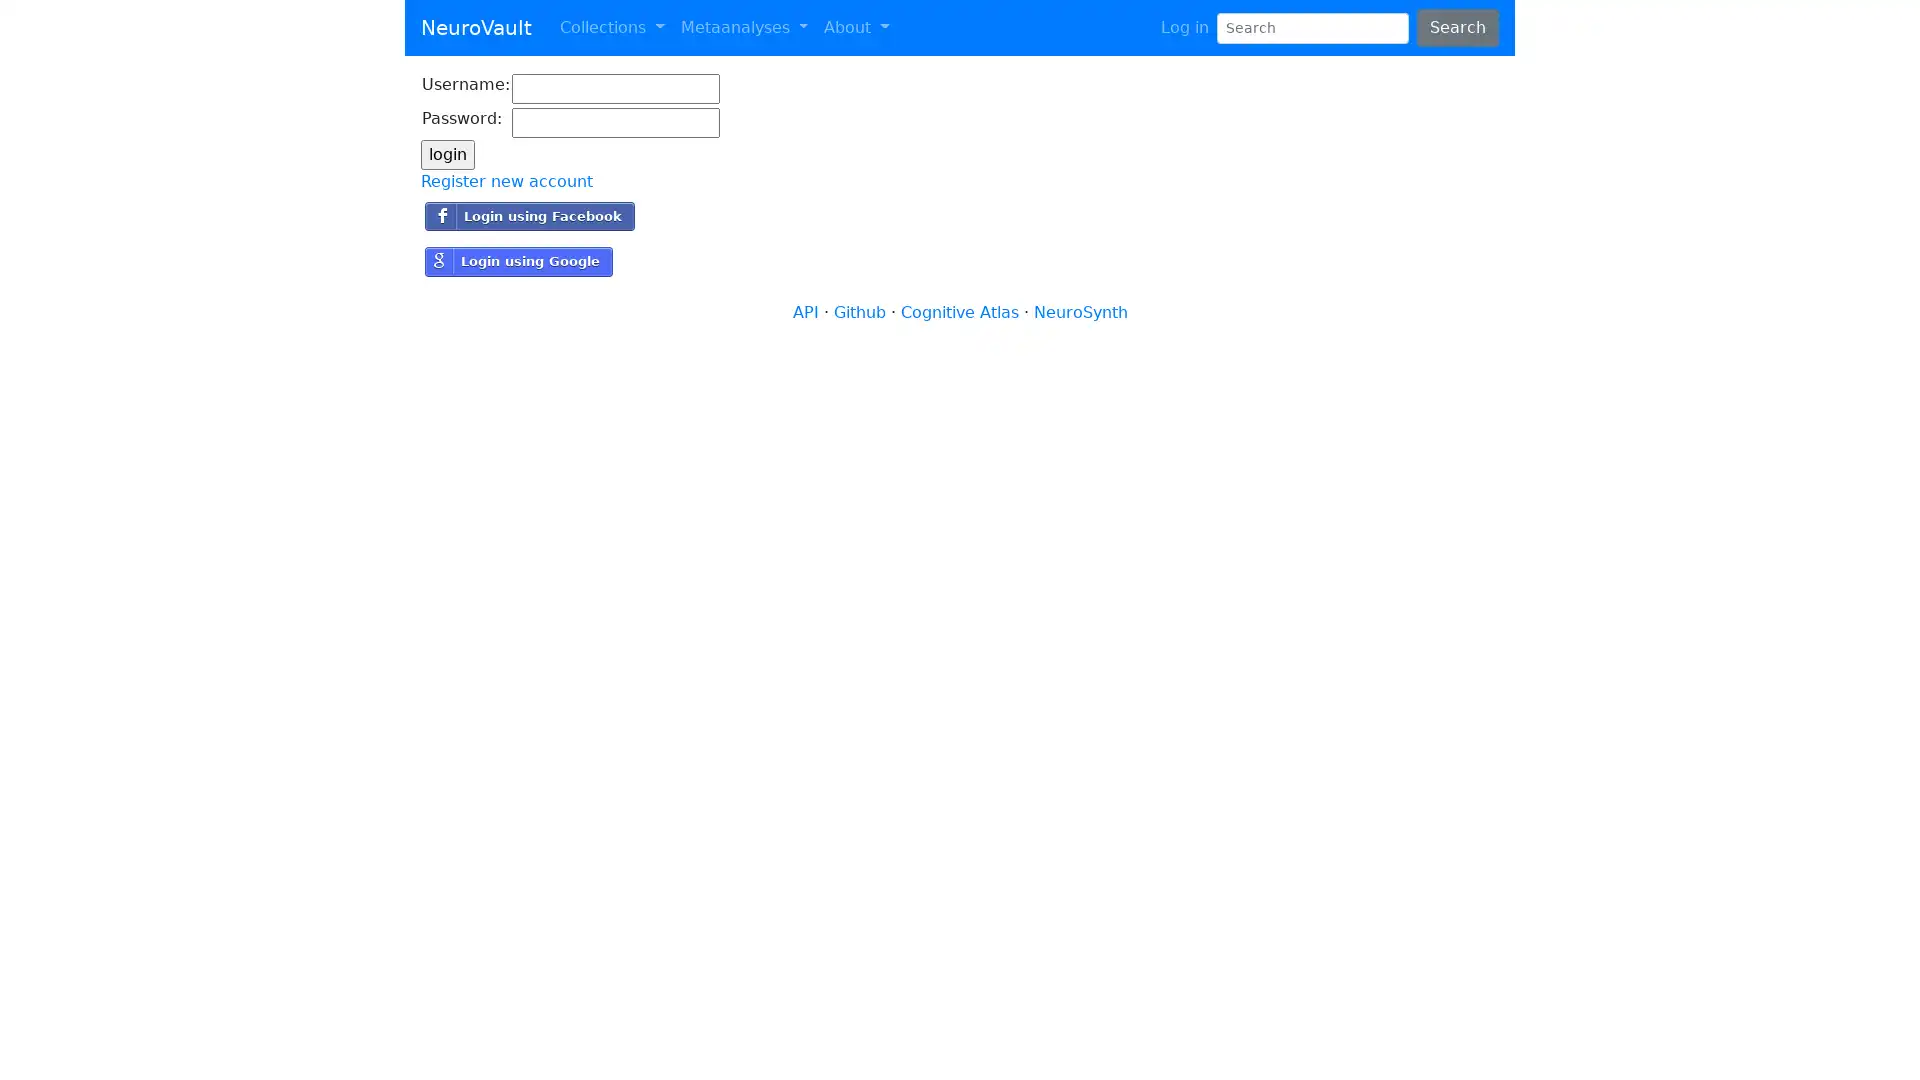 Image resolution: width=1920 pixels, height=1080 pixels. I want to click on login, so click(446, 153).